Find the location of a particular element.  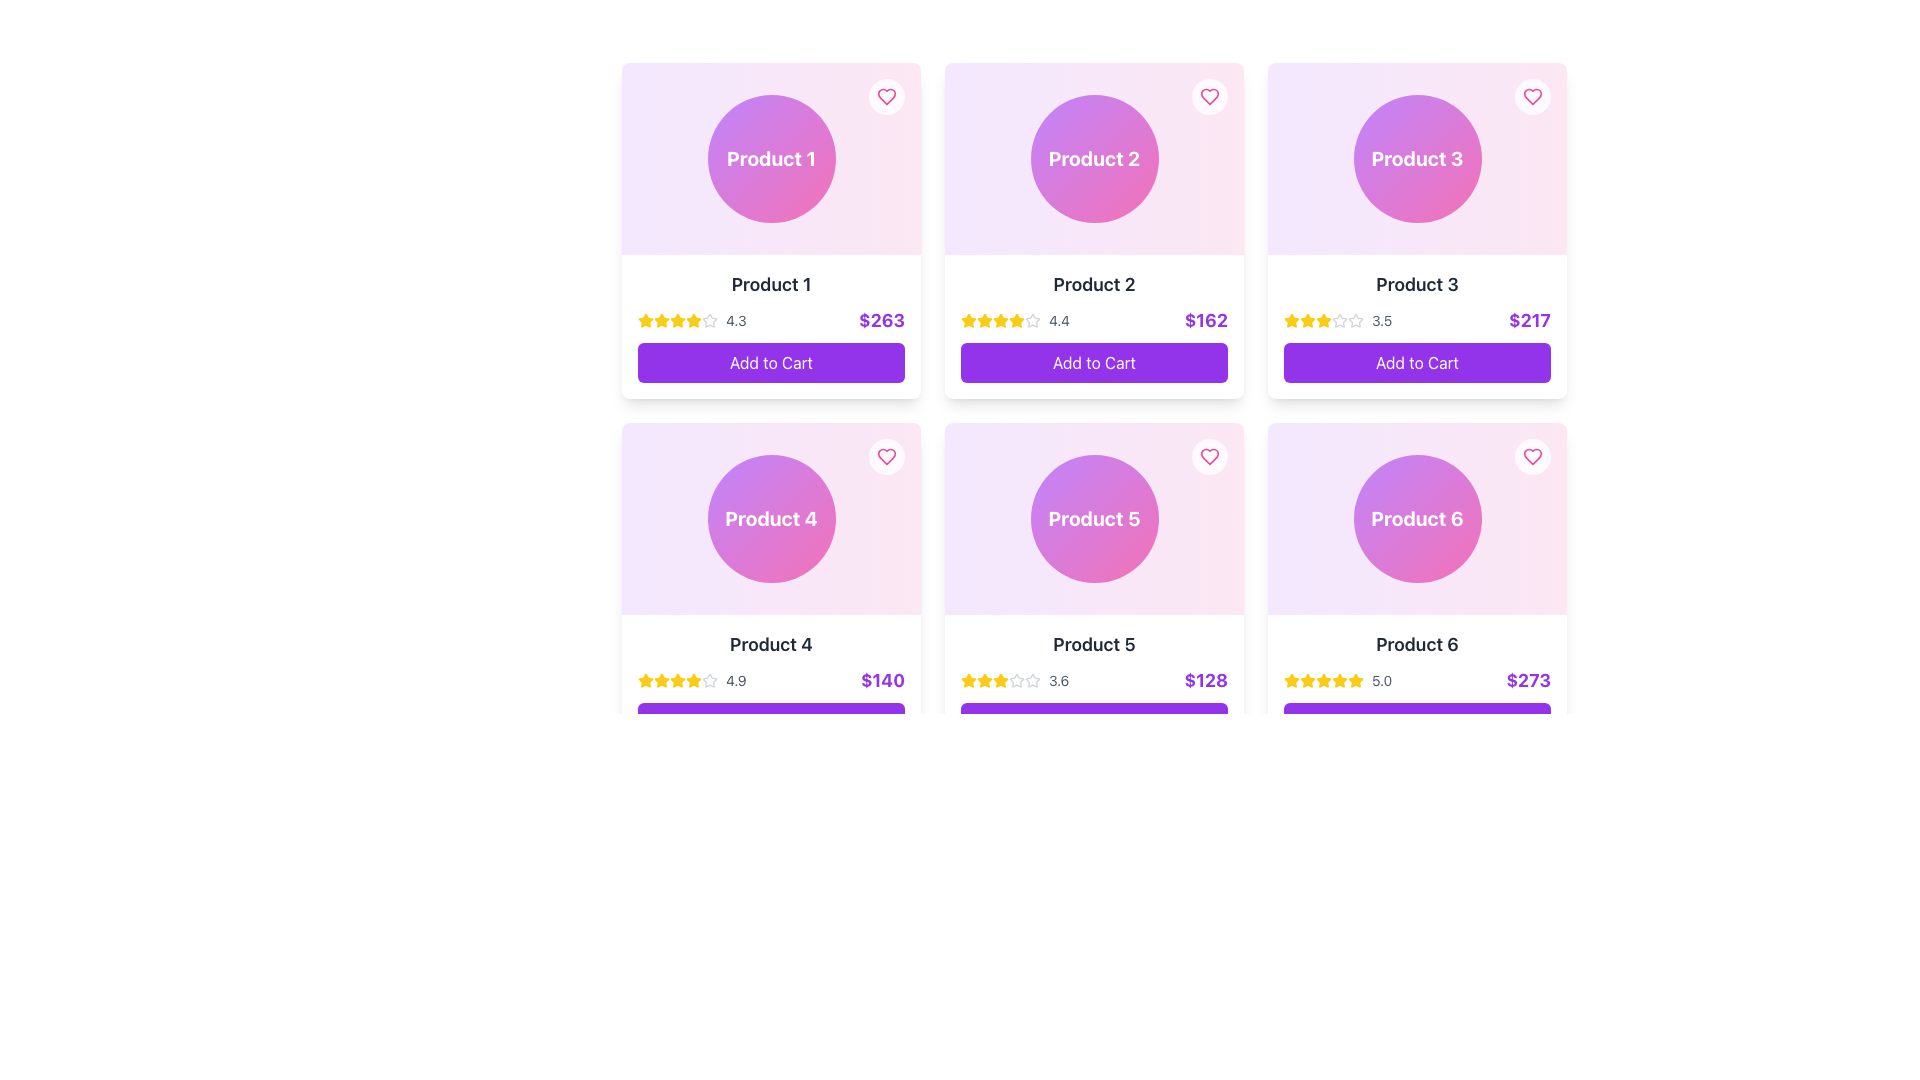

the Rating Display, which consists of five yellow stars followed by the text '5.0' in gray, to indicate interest is located at coordinates (1338, 680).